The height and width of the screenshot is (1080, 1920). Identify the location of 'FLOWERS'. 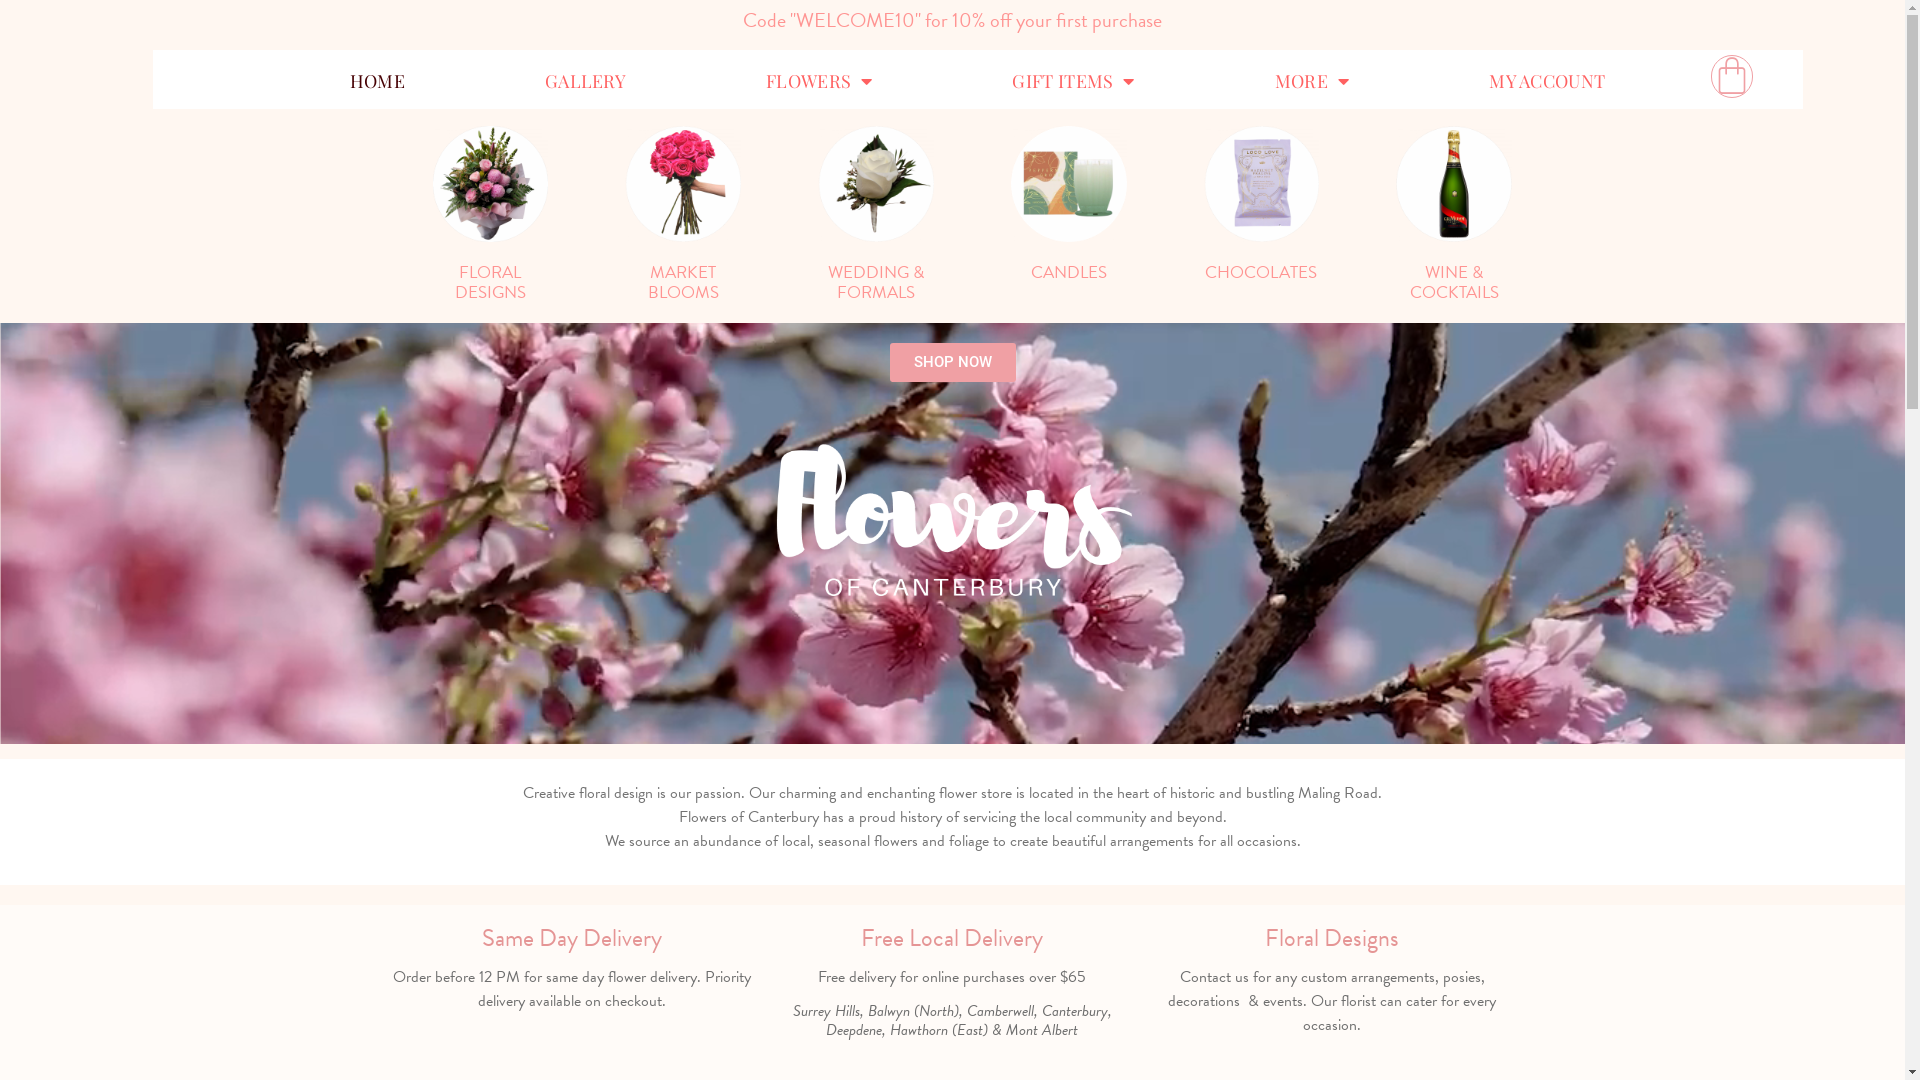
(819, 80).